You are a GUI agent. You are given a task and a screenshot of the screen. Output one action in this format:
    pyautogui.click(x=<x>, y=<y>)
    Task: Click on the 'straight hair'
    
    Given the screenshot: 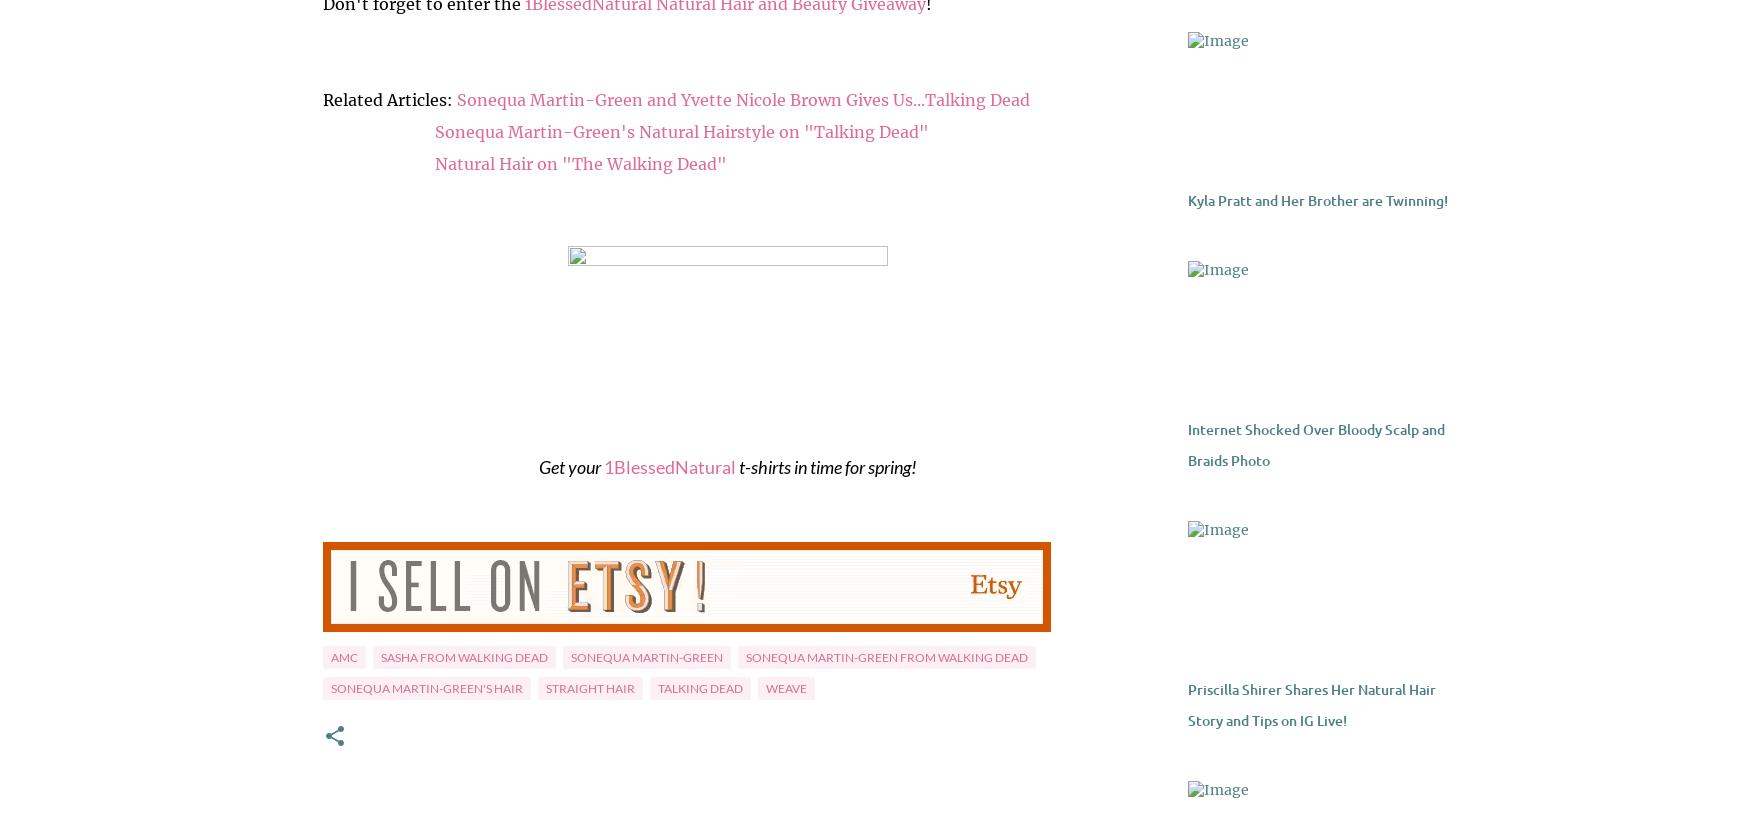 What is the action you would take?
    pyautogui.click(x=589, y=687)
    